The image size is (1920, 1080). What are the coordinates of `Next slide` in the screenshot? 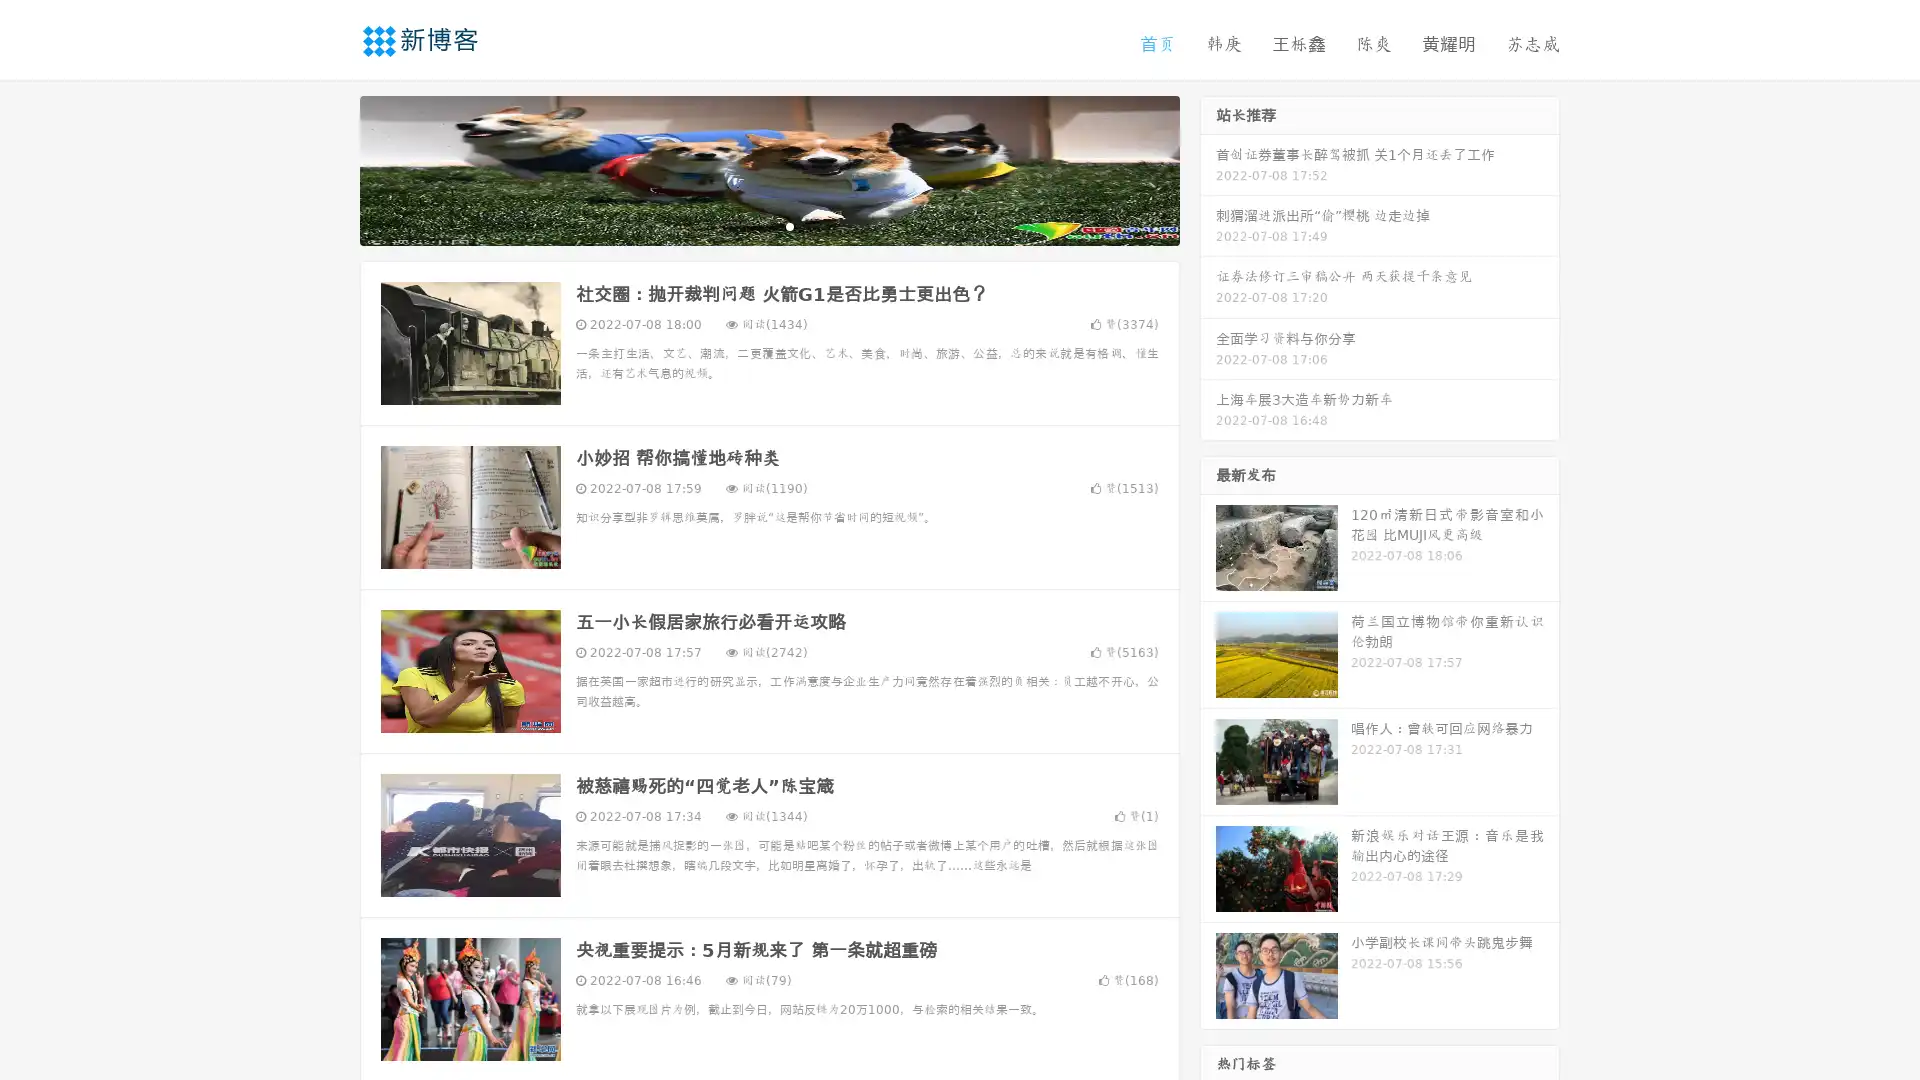 It's located at (1208, 168).